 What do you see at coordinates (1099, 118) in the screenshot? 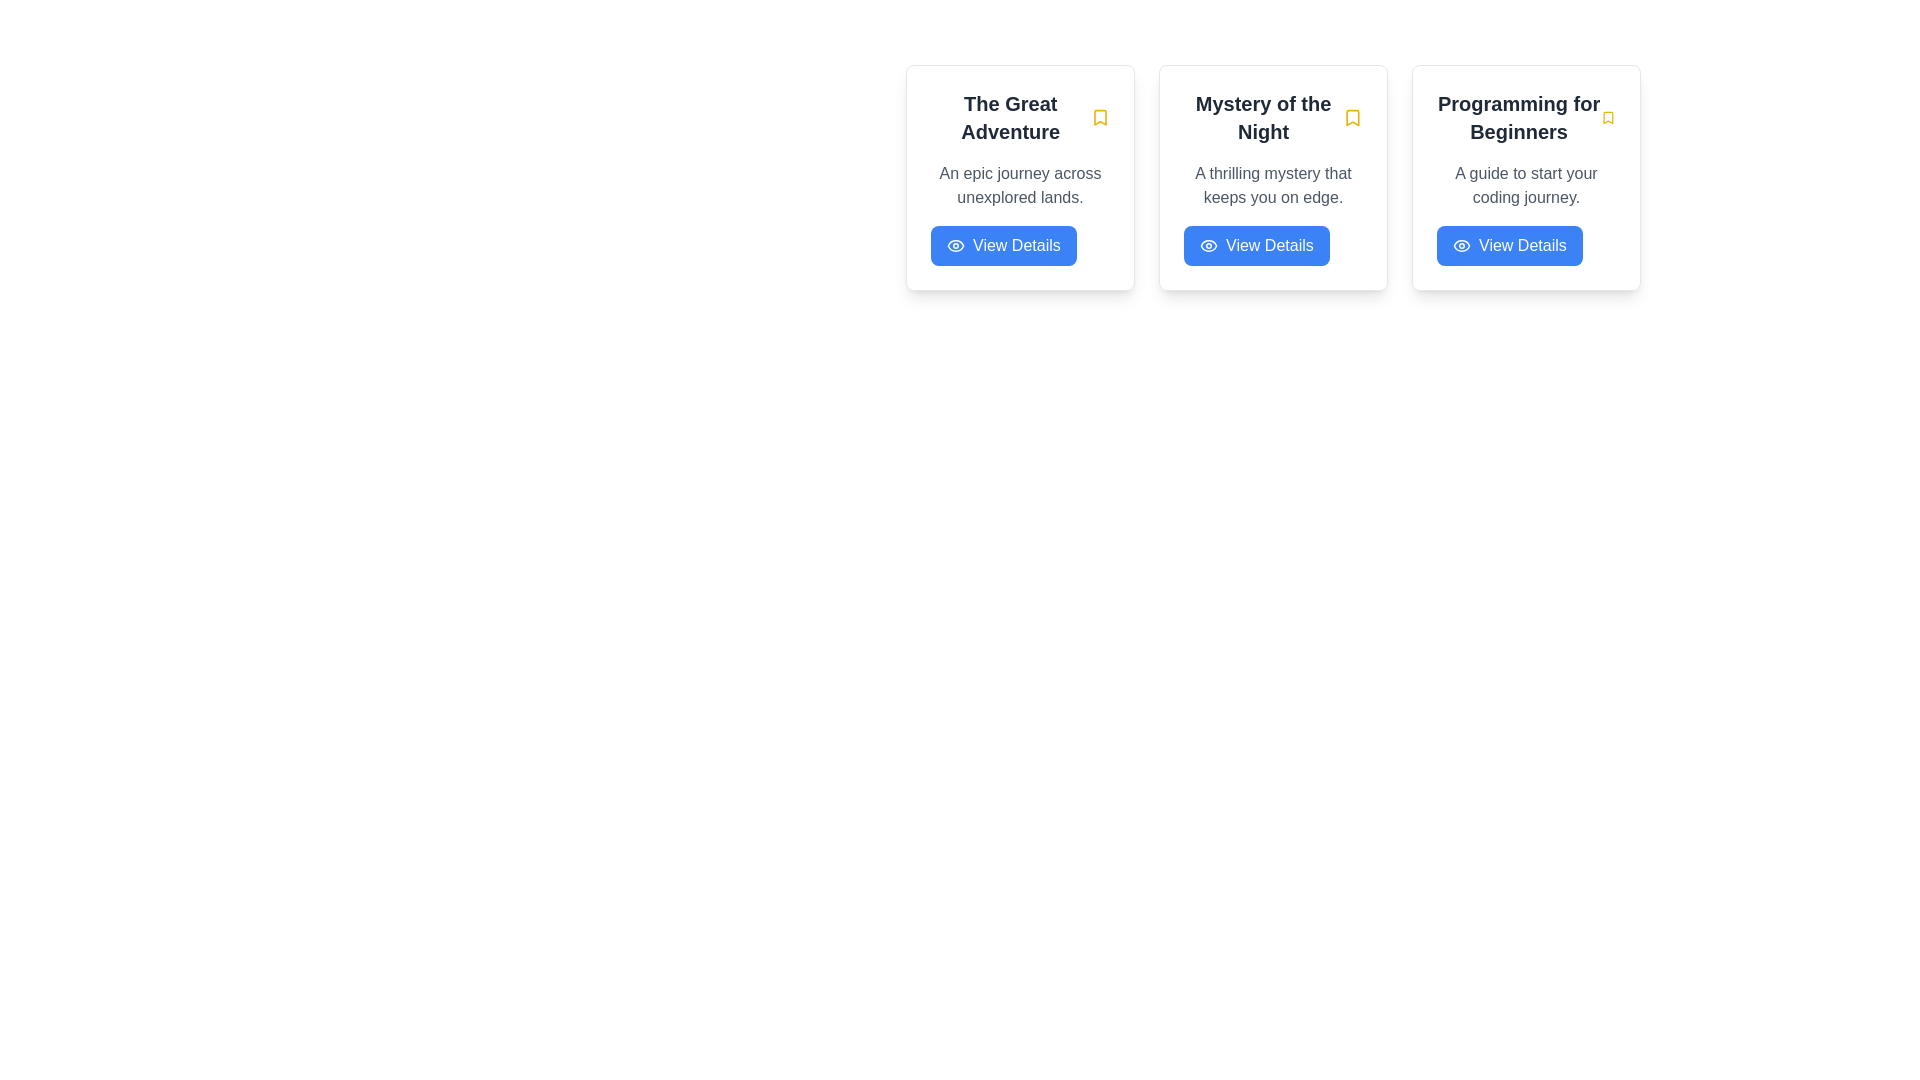
I see `the yellow bookmark icon located on the right side of the title 'The Great Adventure'` at bounding box center [1099, 118].